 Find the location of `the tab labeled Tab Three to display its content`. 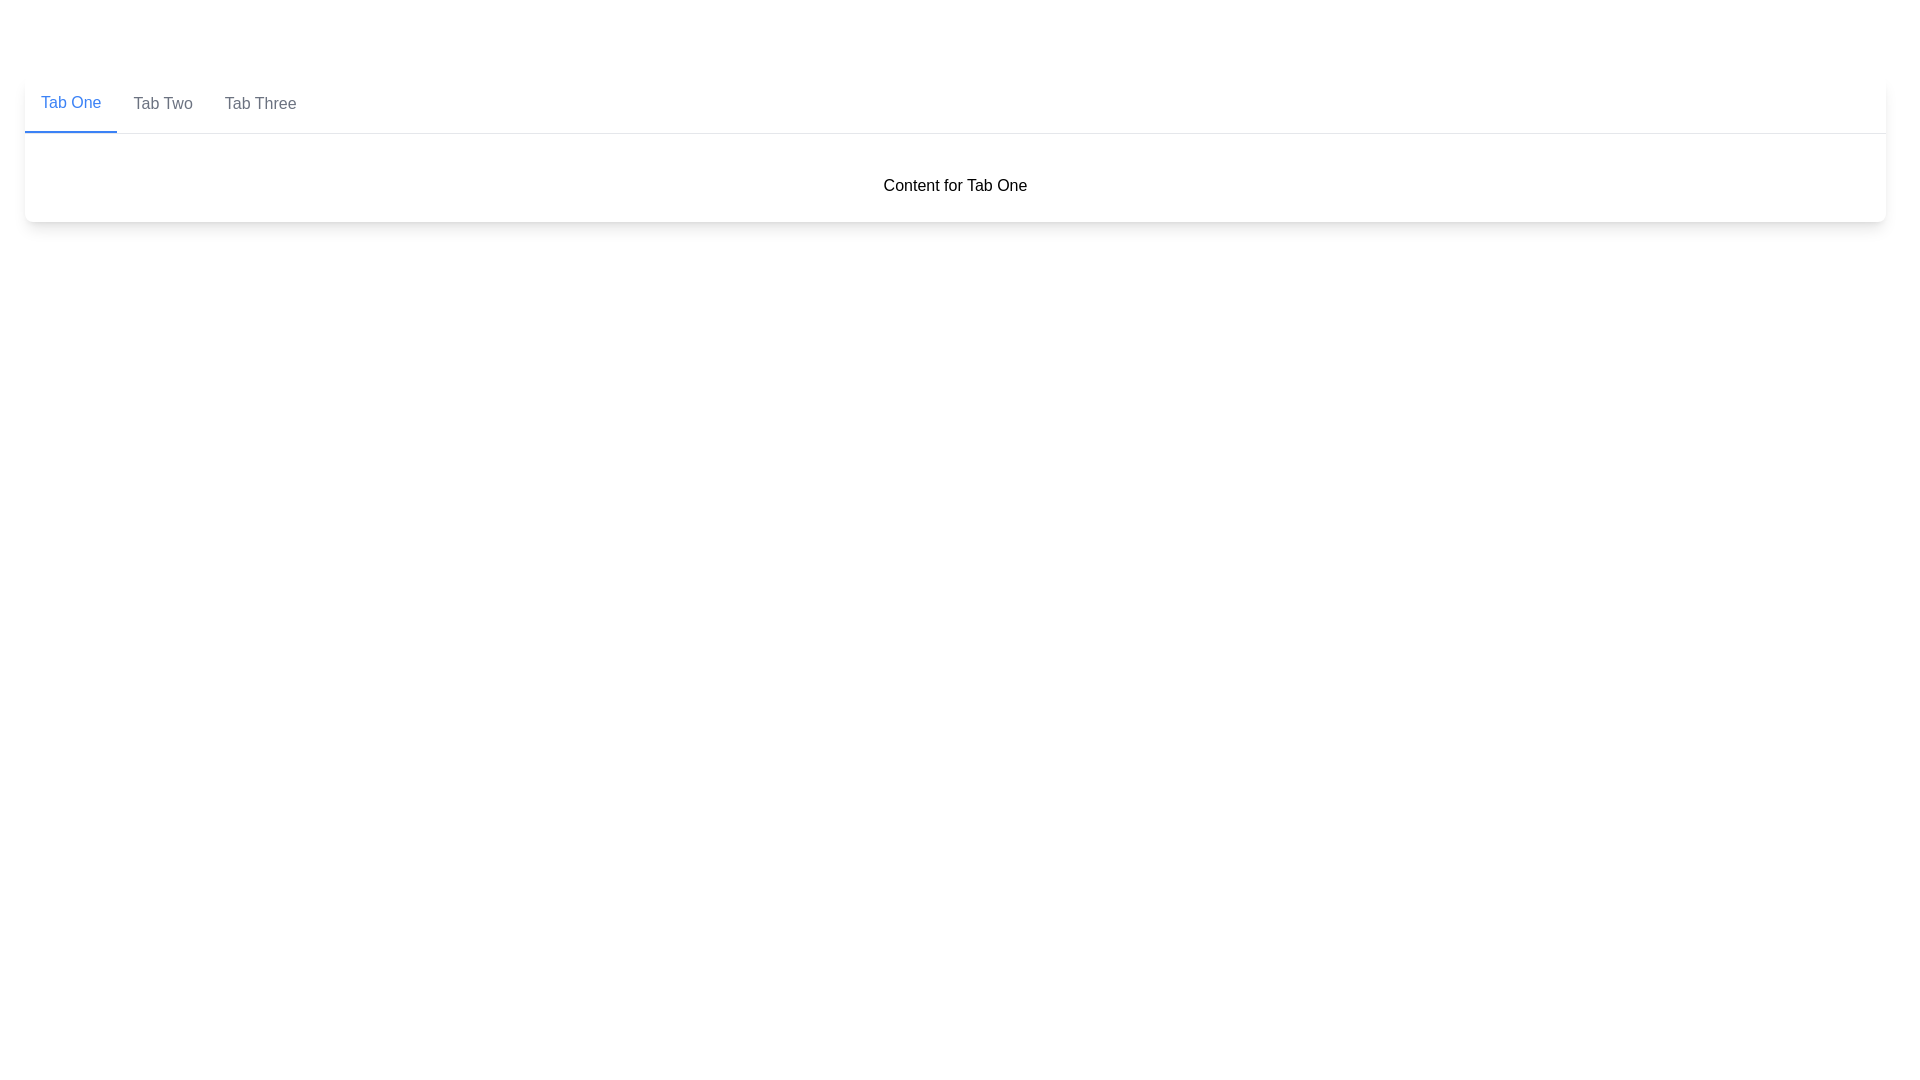

the tab labeled Tab Three to display its content is located at coordinates (259, 104).